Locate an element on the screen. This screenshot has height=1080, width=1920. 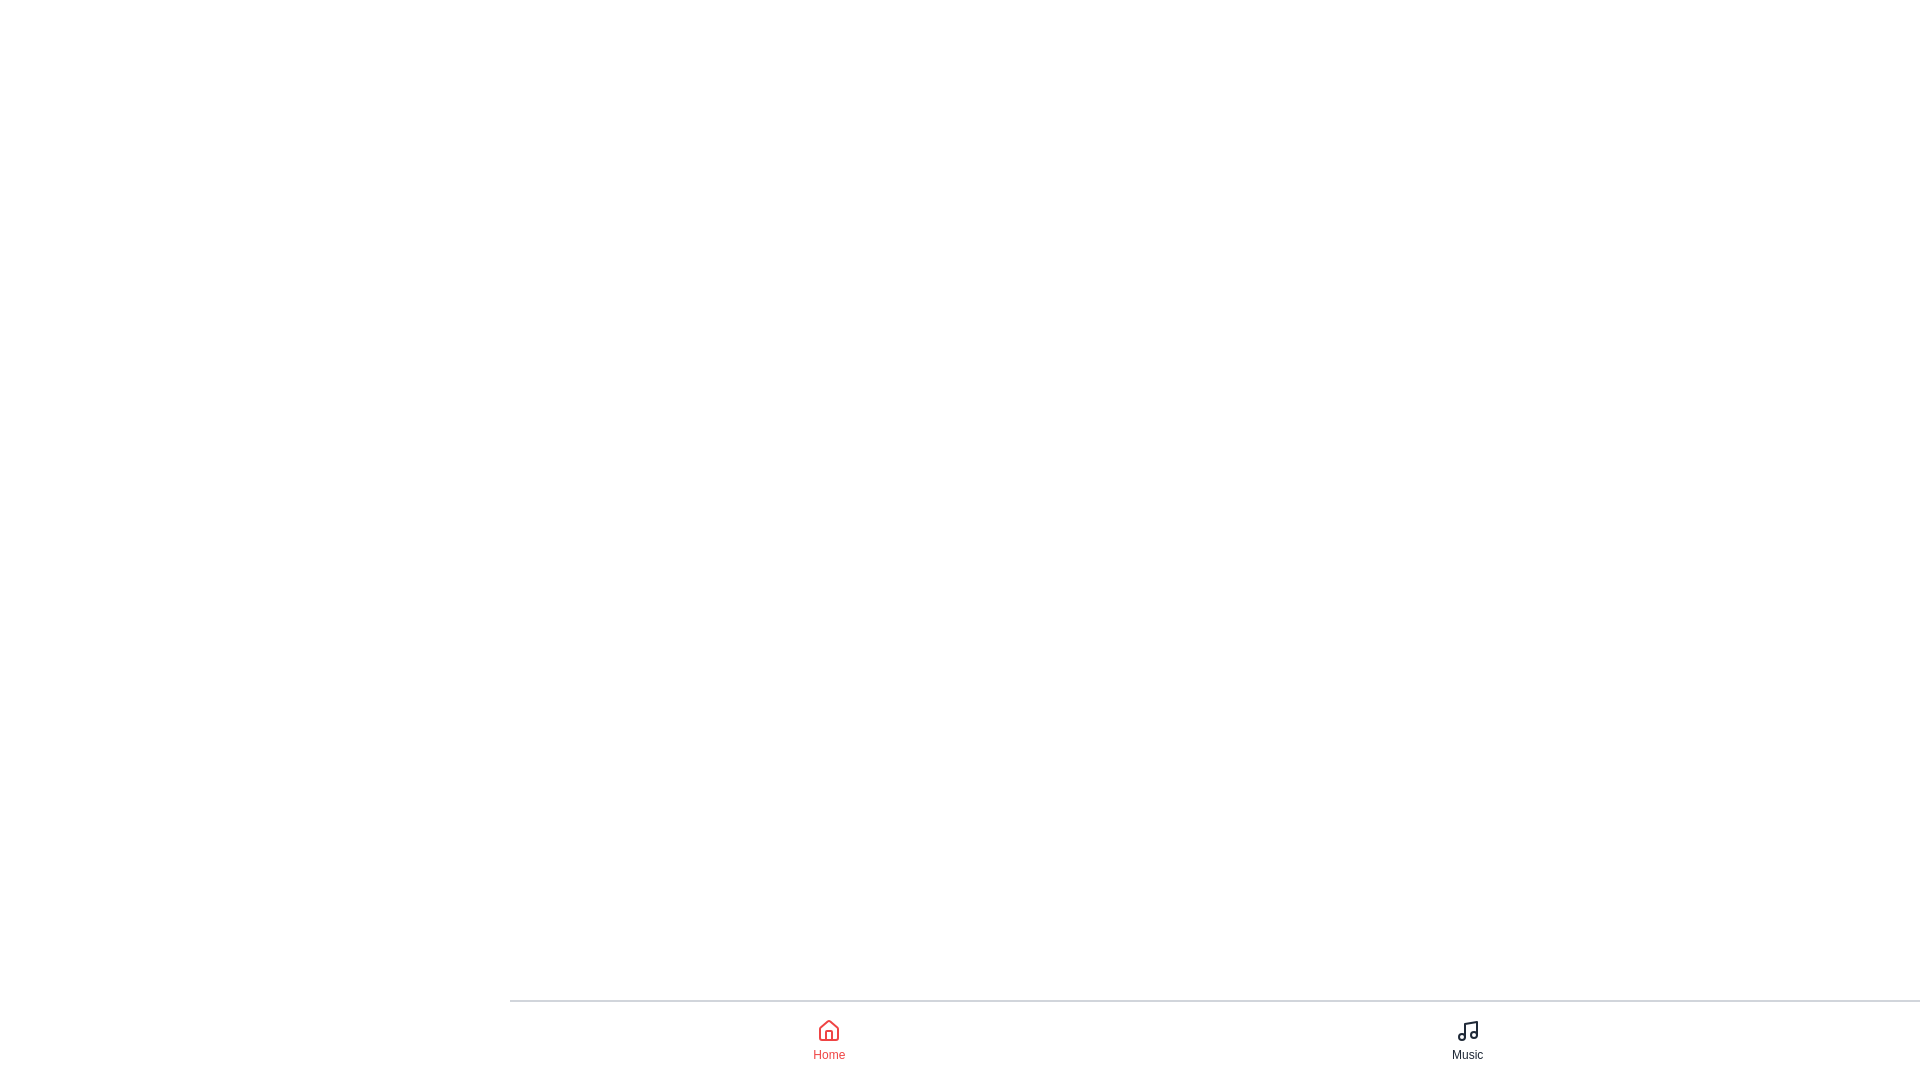
the Music tab by clicking on its icon is located at coordinates (1467, 1040).